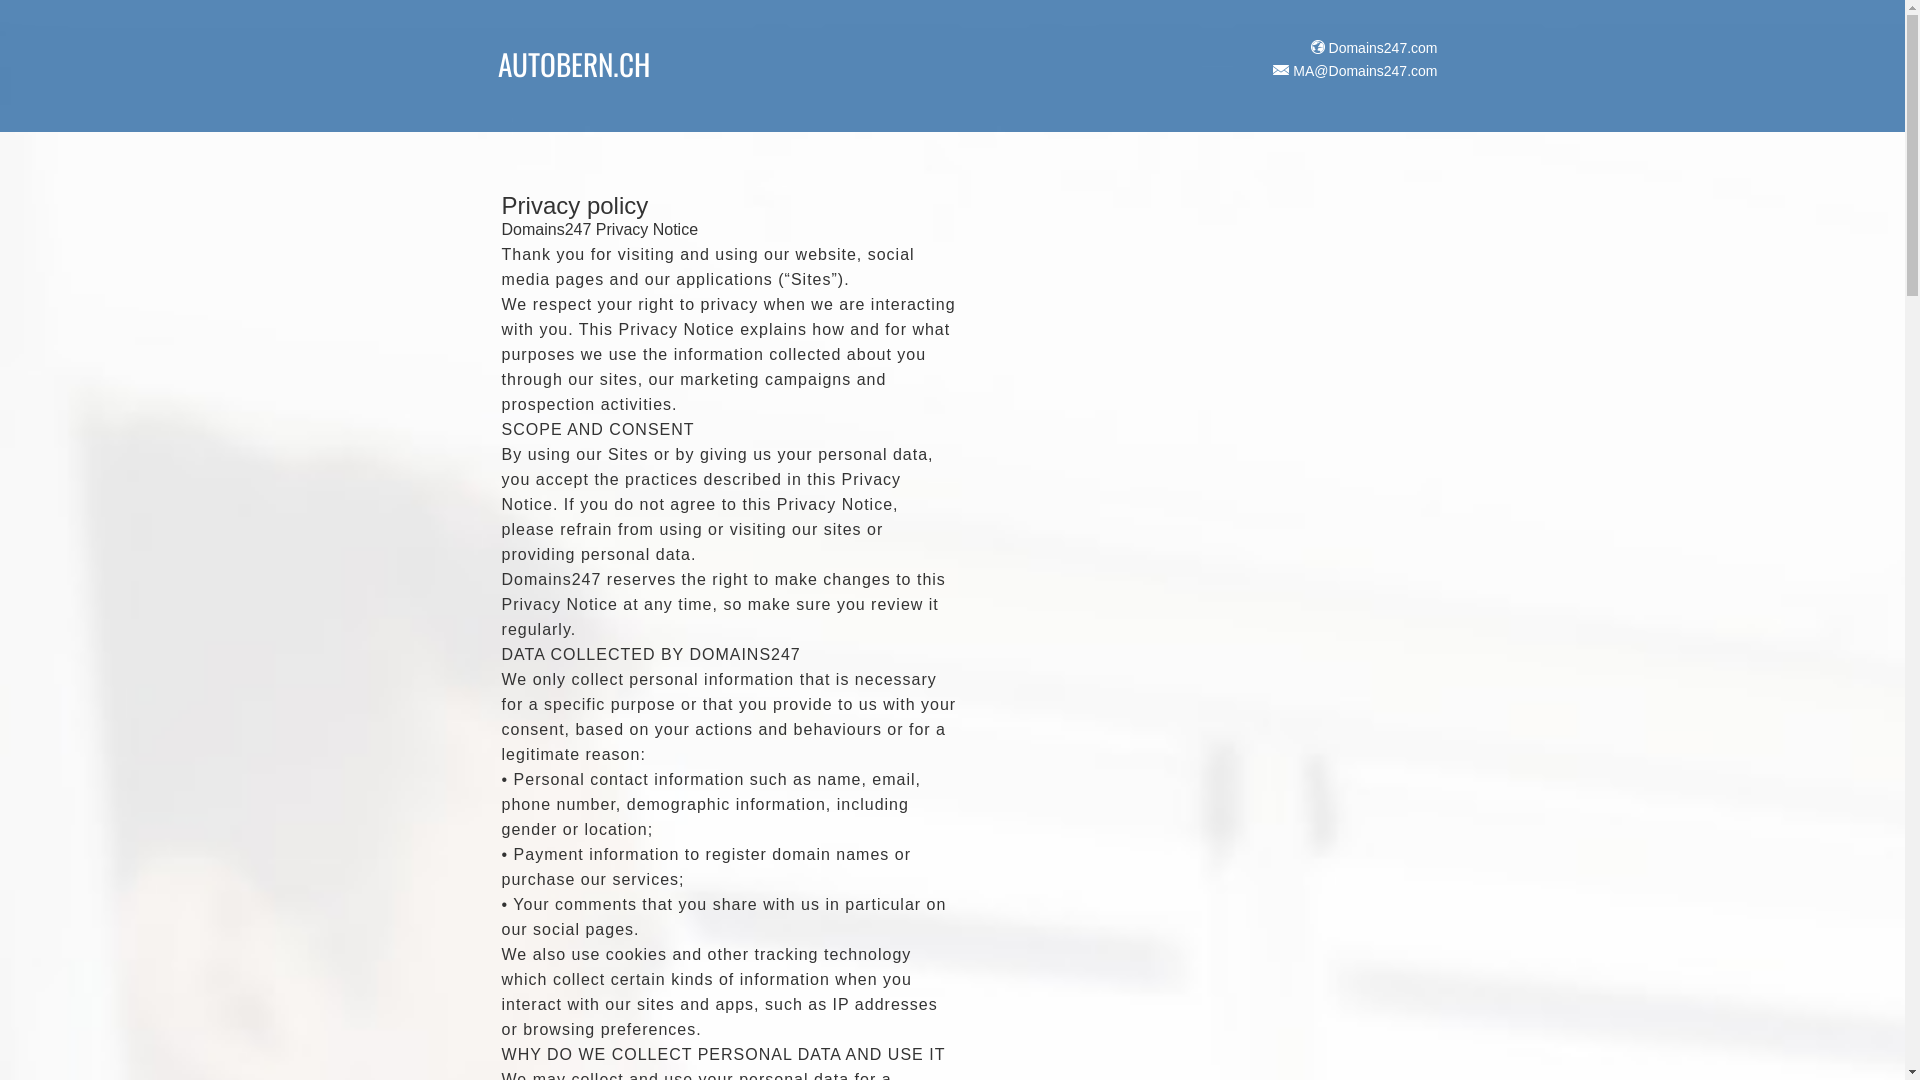 The height and width of the screenshot is (1080, 1920). Describe the element at coordinates (1266, 69) in the screenshot. I see `'MA@Domains247.com'` at that location.